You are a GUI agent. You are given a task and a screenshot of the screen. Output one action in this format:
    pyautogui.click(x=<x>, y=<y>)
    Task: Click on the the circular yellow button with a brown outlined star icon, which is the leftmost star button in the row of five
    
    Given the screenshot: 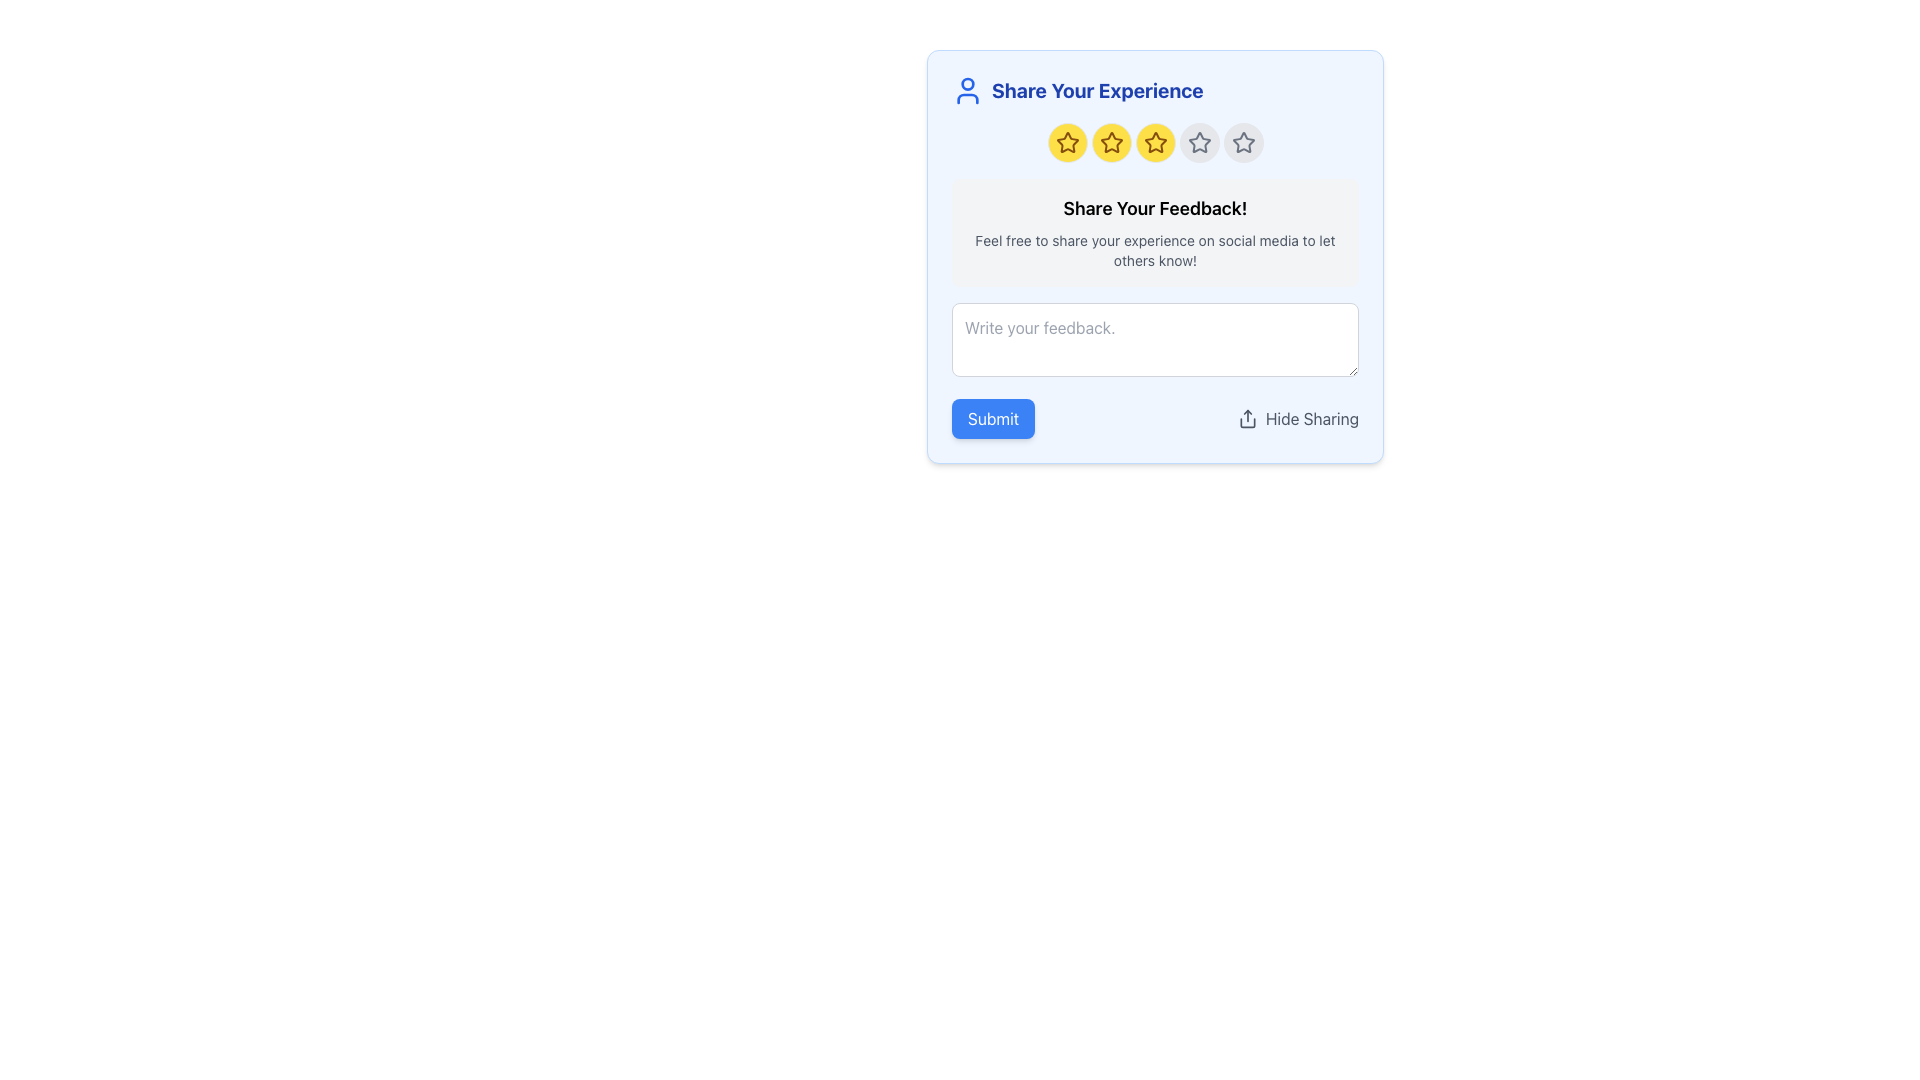 What is the action you would take?
    pyautogui.click(x=1066, y=141)
    